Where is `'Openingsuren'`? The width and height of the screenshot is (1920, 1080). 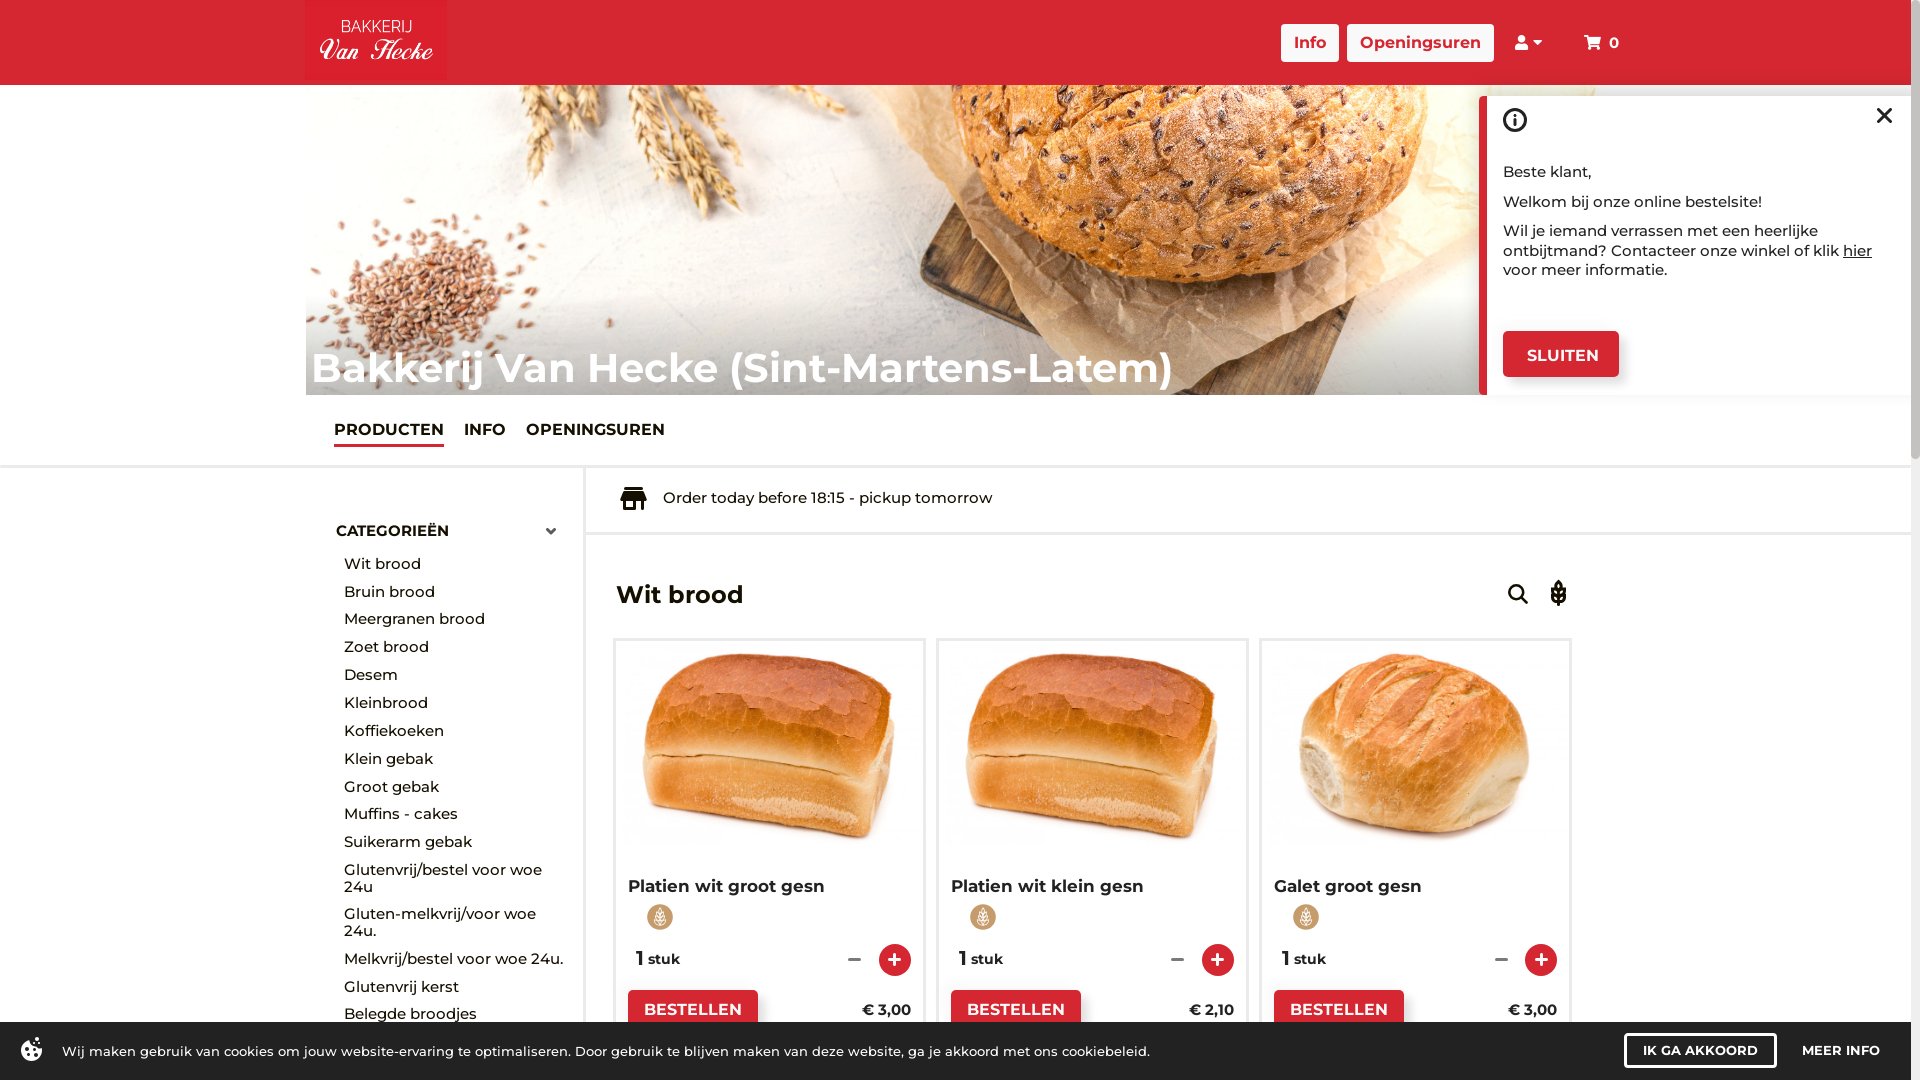
'Openingsuren' is located at coordinates (1368, 42).